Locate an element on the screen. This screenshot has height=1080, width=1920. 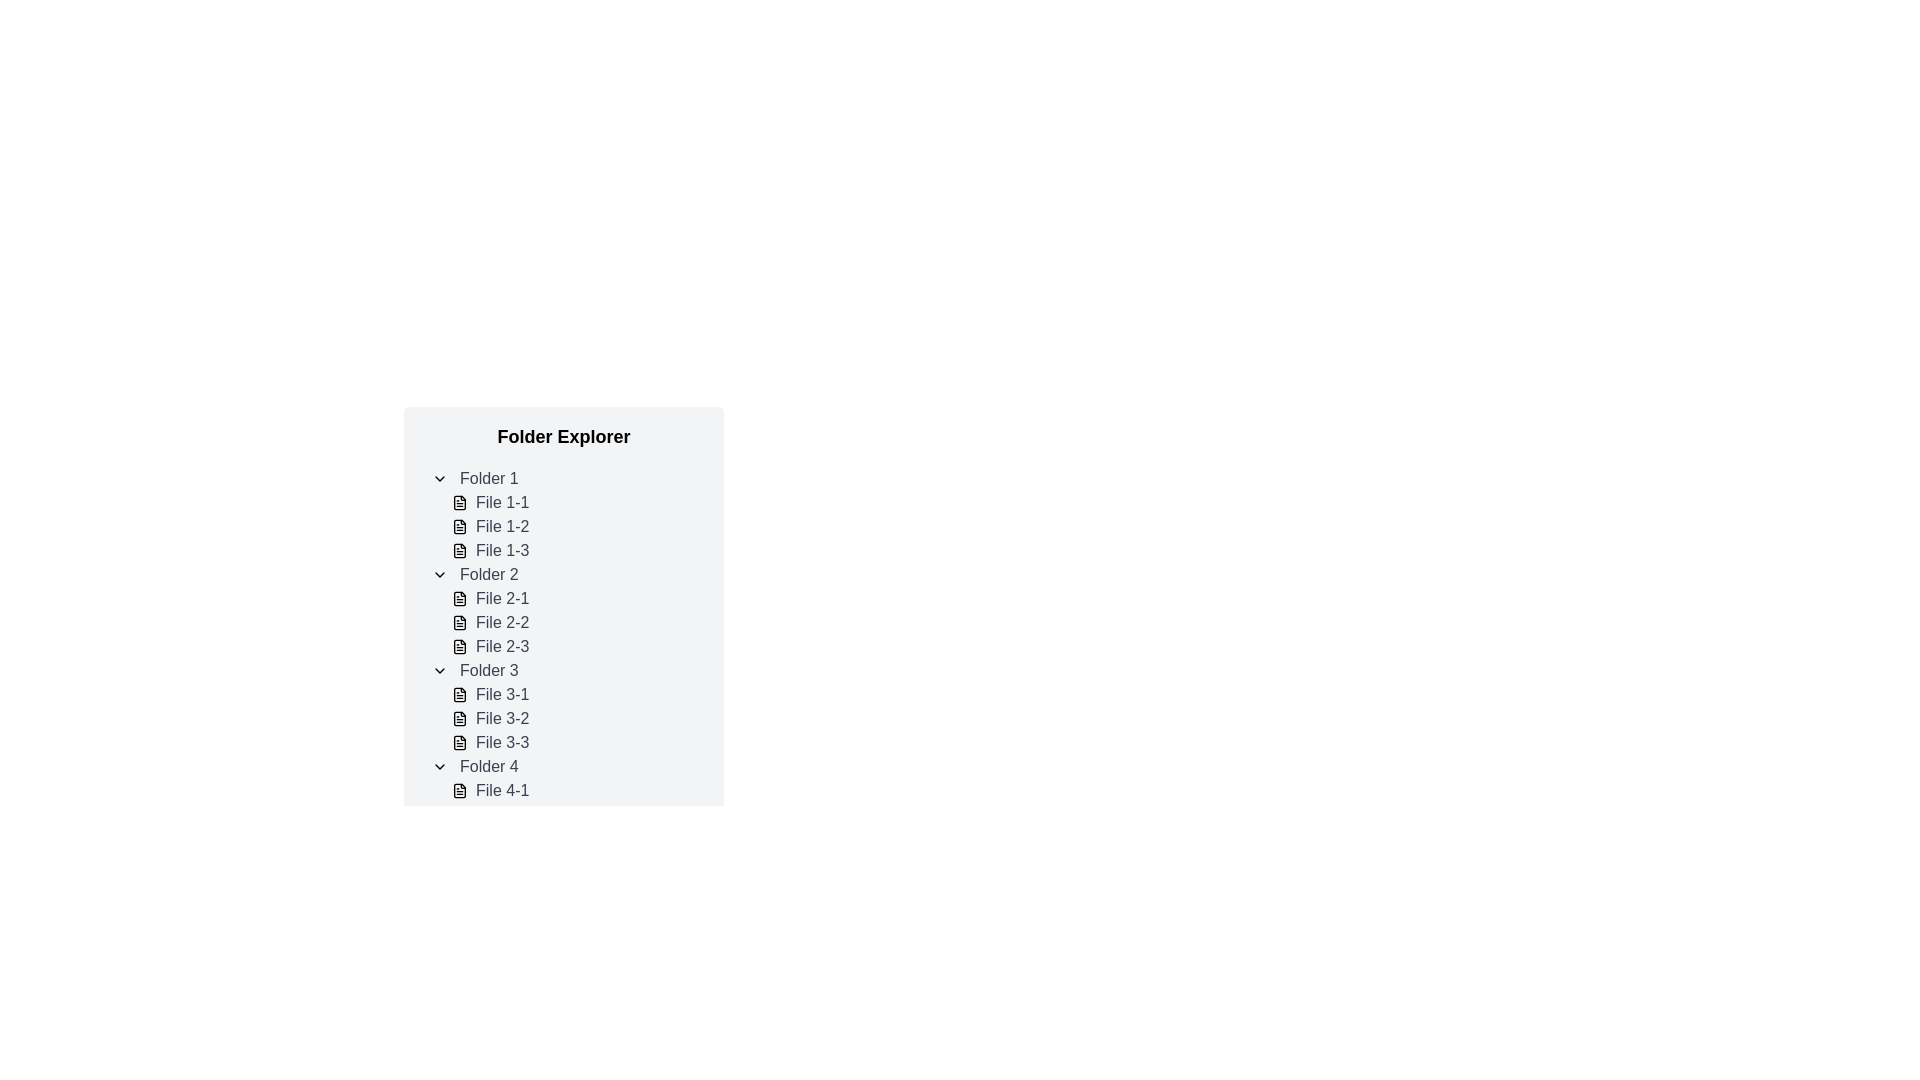
the text label 'File 2-1' which is styled in gray and located as the second entry under 'Folder 2' in the folder explorer interface is located at coordinates (502, 597).